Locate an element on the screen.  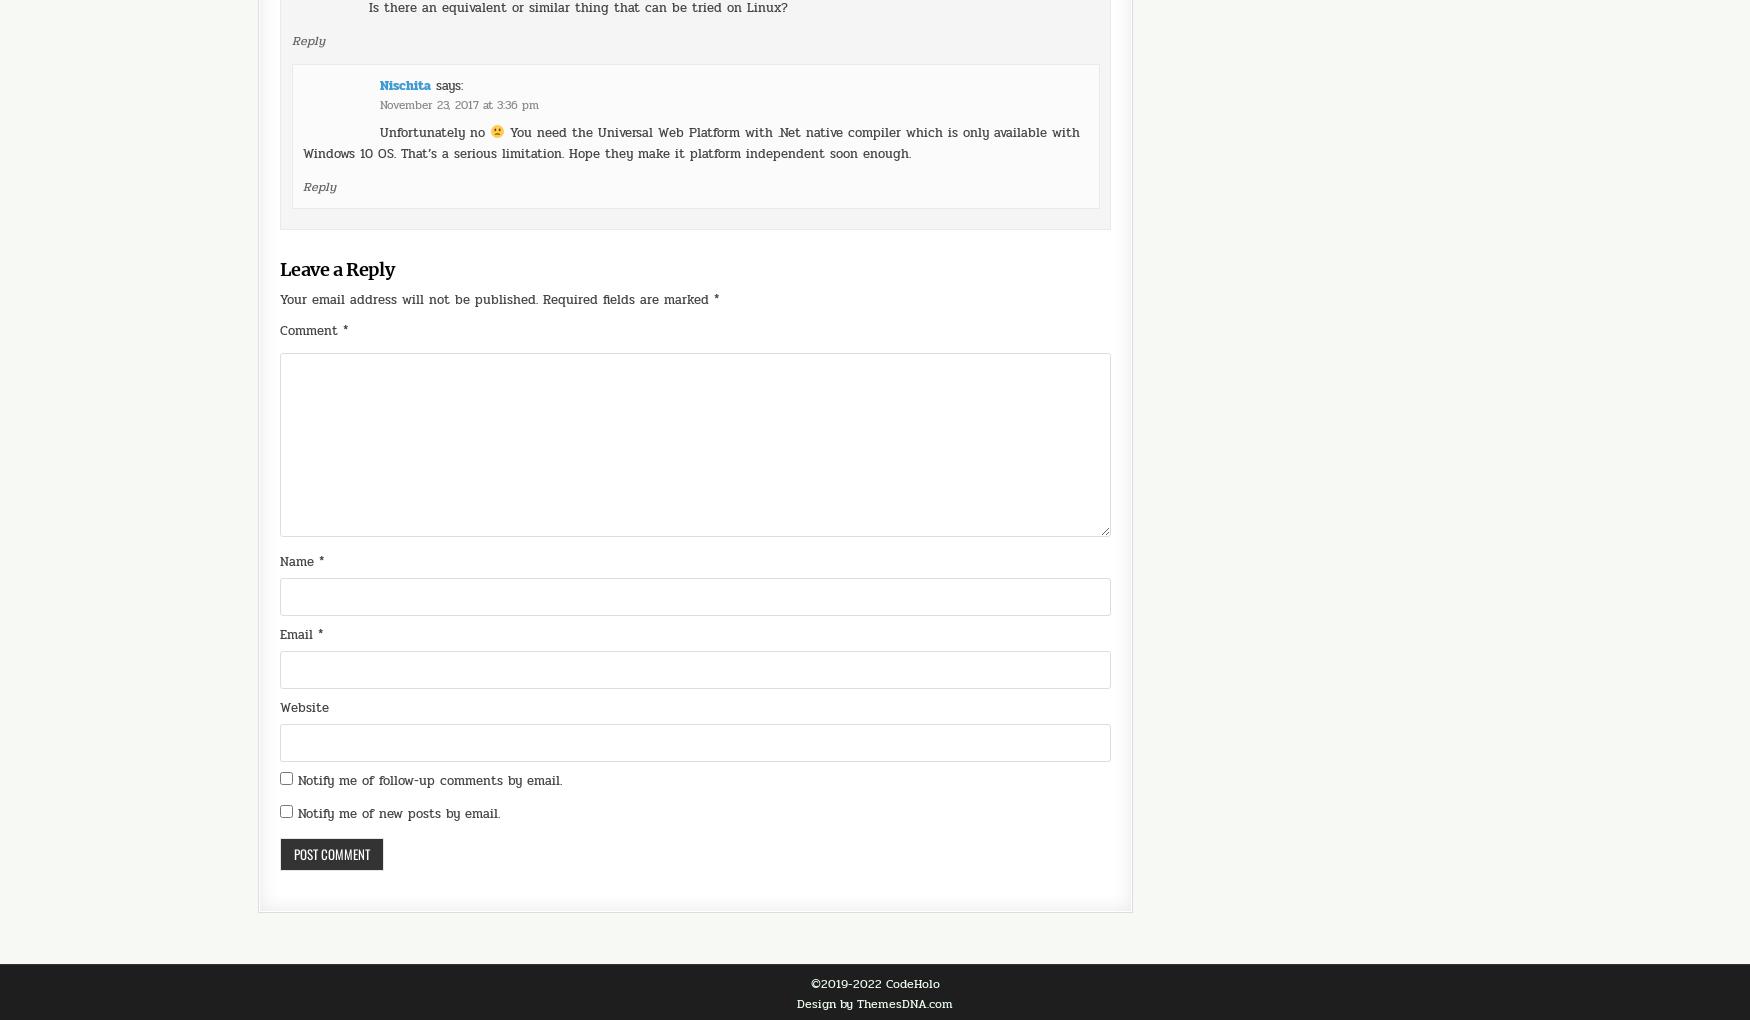
'November 23, 2017 at 3:36 pm' is located at coordinates (459, 49).